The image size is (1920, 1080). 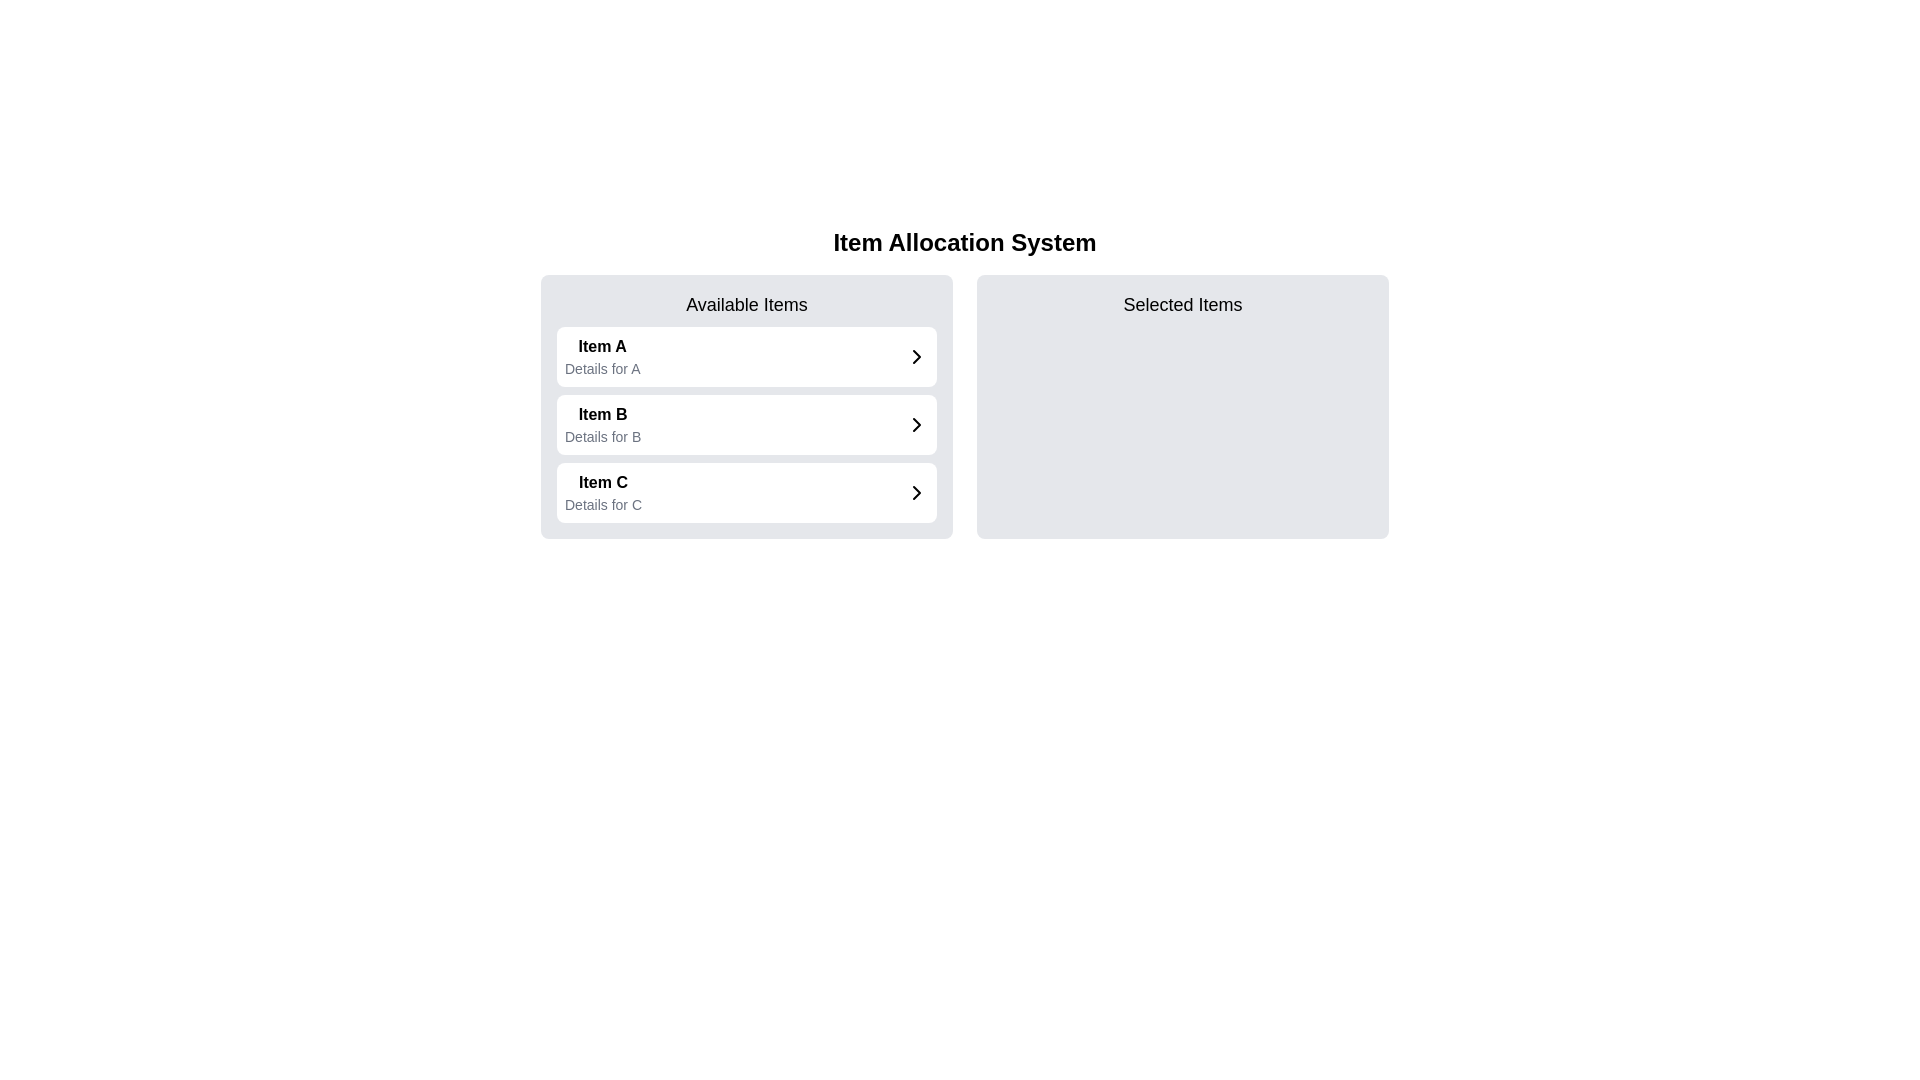 What do you see at coordinates (746, 493) in the screenshot?
I see `the 'Item C' card in the list` at bounding box center [746, 493].